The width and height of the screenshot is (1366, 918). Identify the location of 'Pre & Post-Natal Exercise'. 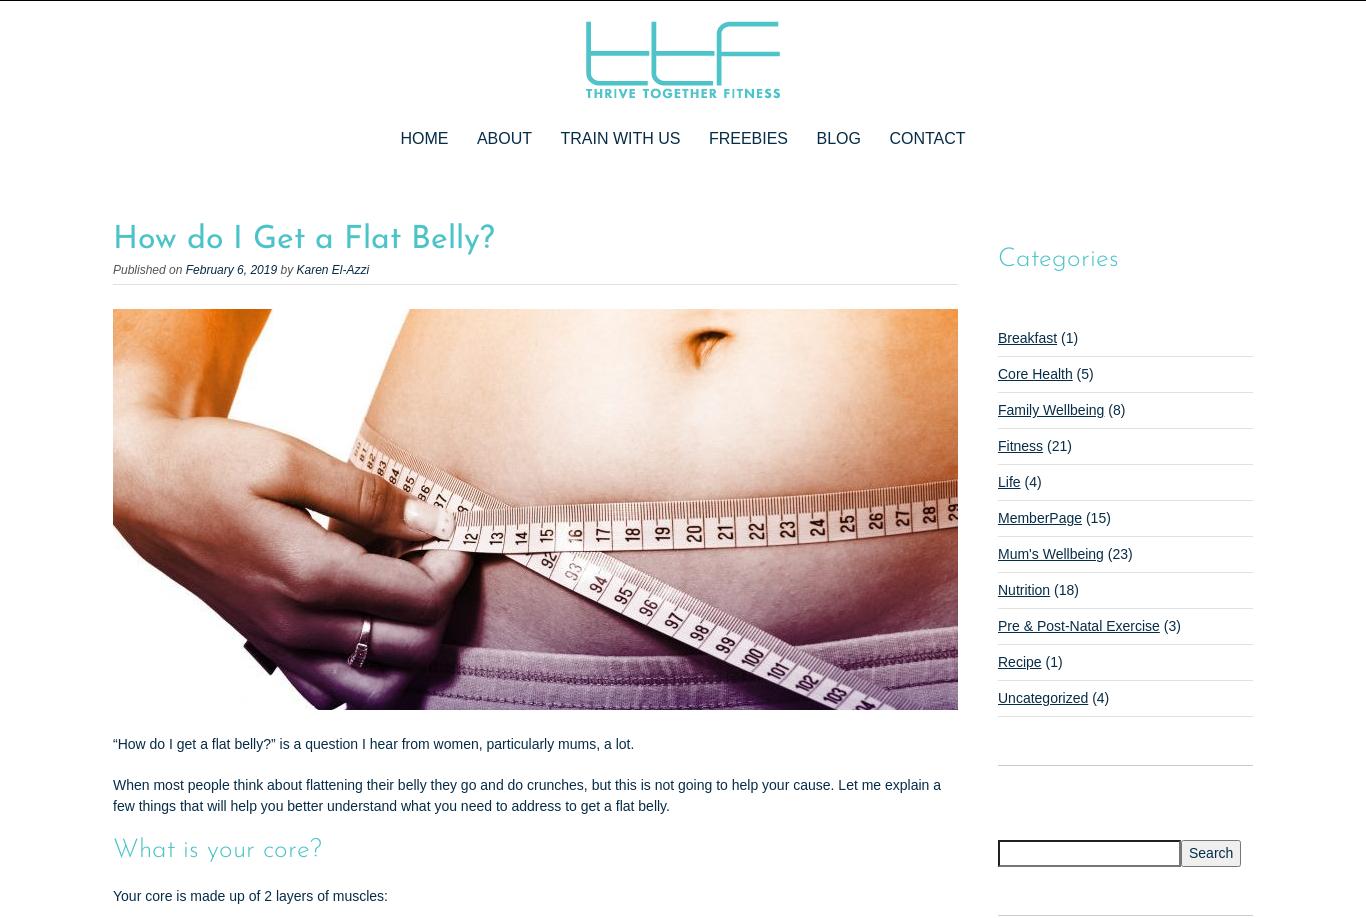
(1077, 625).